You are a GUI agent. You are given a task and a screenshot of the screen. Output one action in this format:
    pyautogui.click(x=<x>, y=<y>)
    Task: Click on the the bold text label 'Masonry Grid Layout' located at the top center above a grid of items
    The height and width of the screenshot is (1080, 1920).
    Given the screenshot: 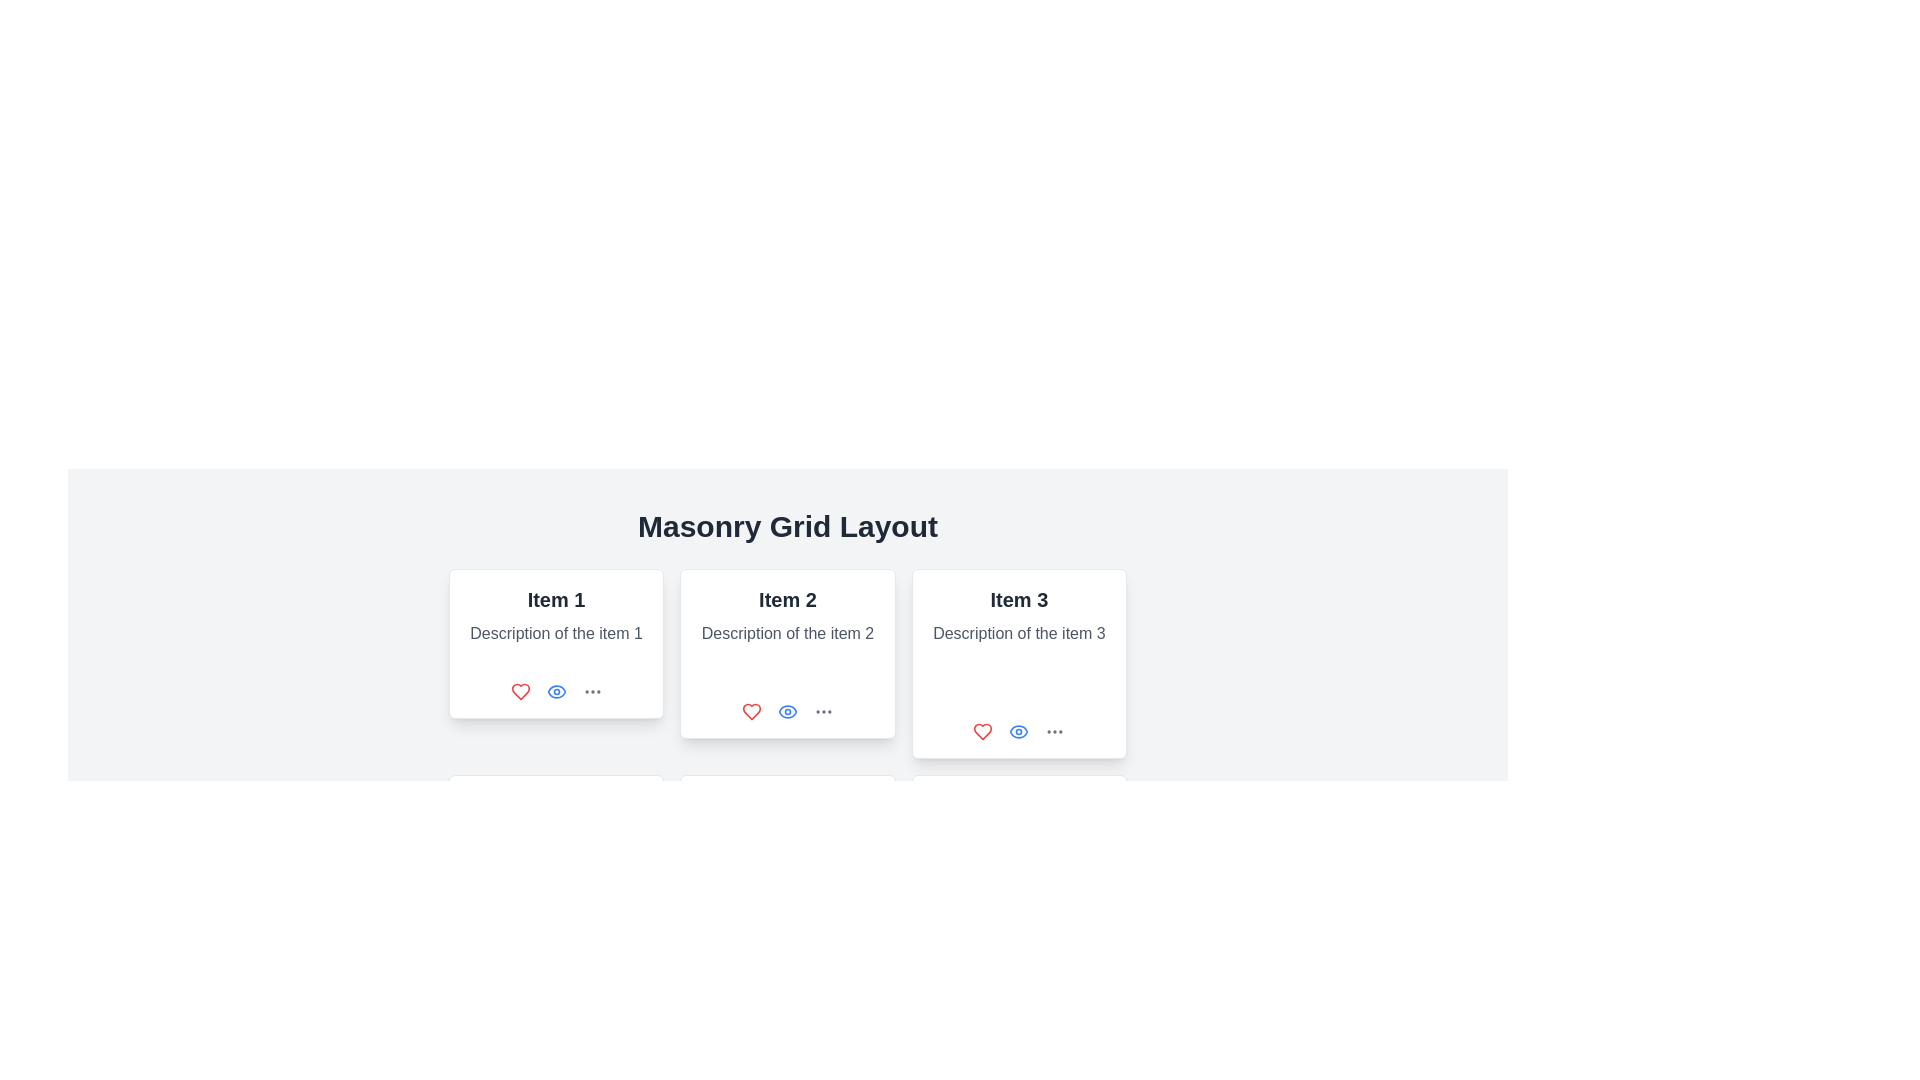 What is the action you would take?
    pyautogui.click(x=786, y=526)
    